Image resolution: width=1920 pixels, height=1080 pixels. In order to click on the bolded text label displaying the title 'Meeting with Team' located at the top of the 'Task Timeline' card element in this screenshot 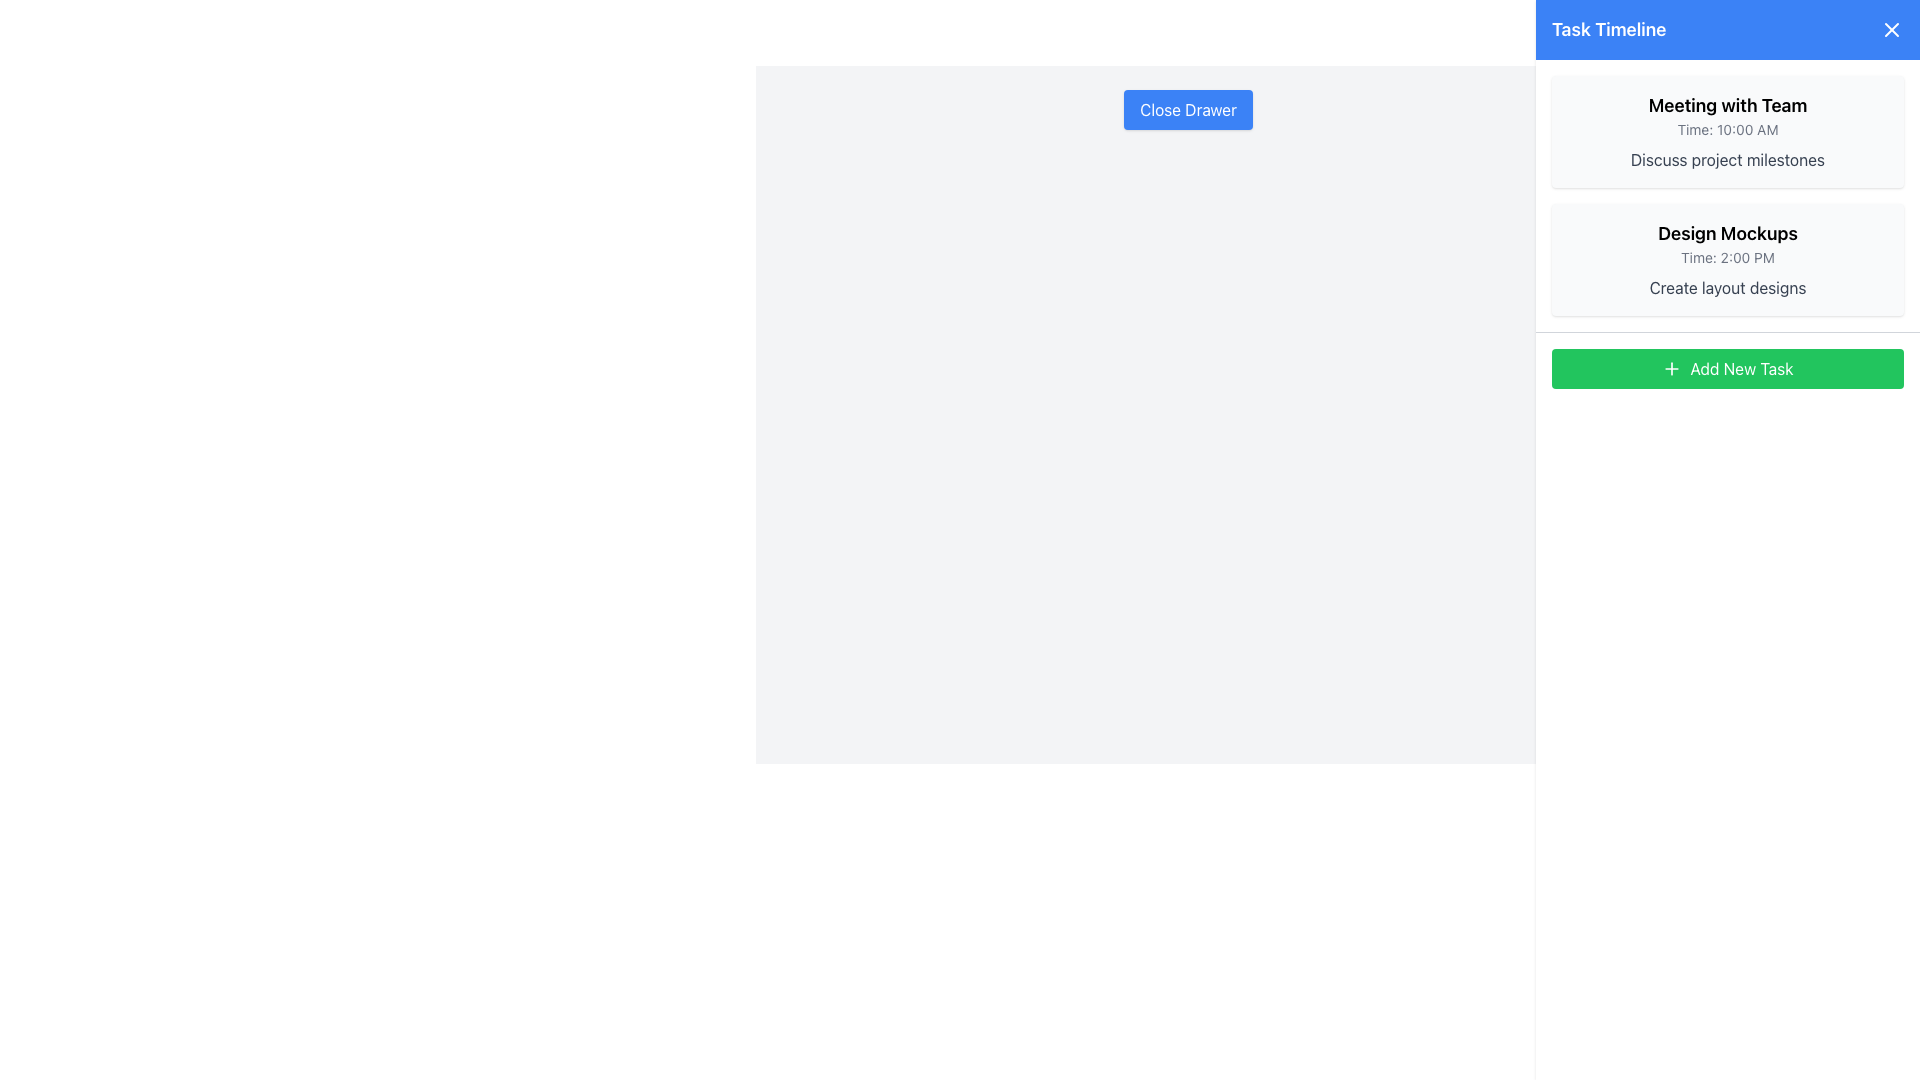, I will do `click(1727, 105)`.